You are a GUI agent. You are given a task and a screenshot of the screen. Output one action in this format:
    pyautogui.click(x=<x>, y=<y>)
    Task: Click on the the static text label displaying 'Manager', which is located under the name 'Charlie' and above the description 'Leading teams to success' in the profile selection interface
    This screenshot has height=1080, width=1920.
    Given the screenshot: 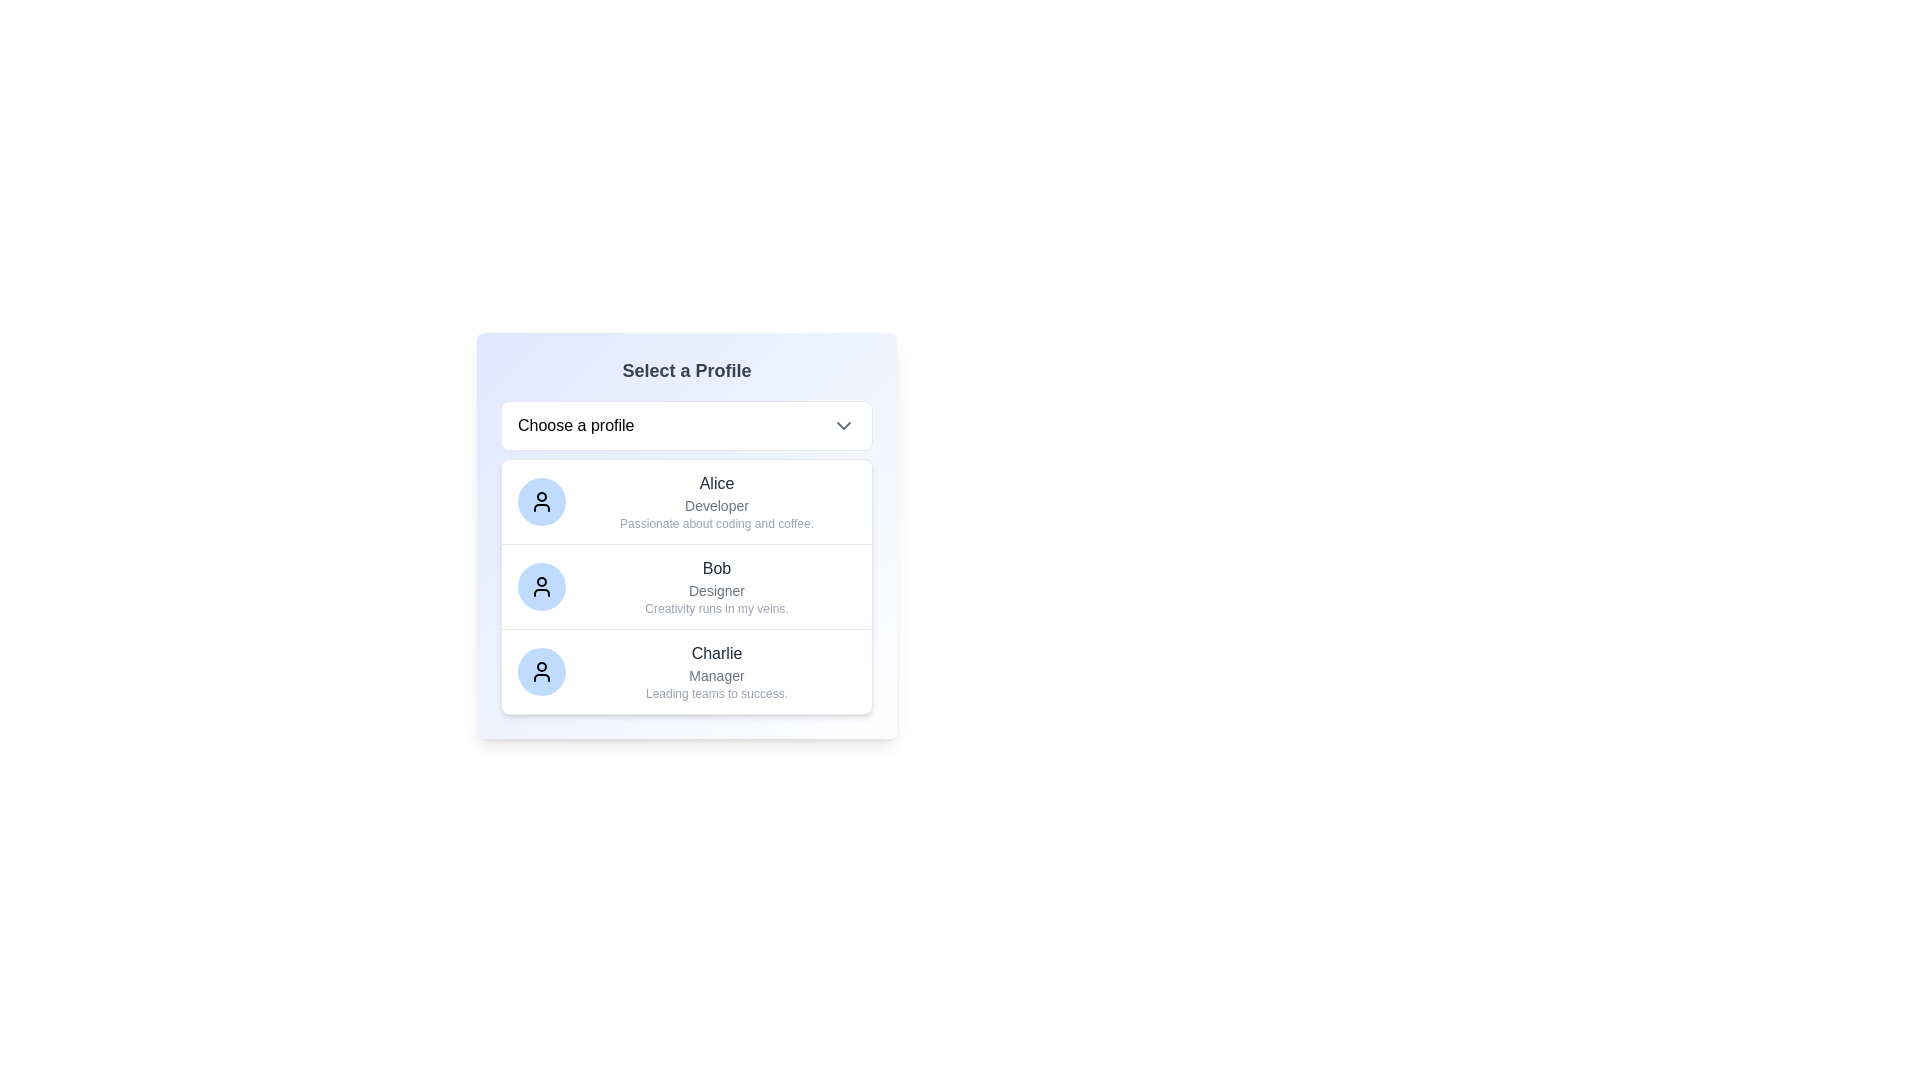 What is the action you would take?
    pyautogui.click(x=716, y=675)
    